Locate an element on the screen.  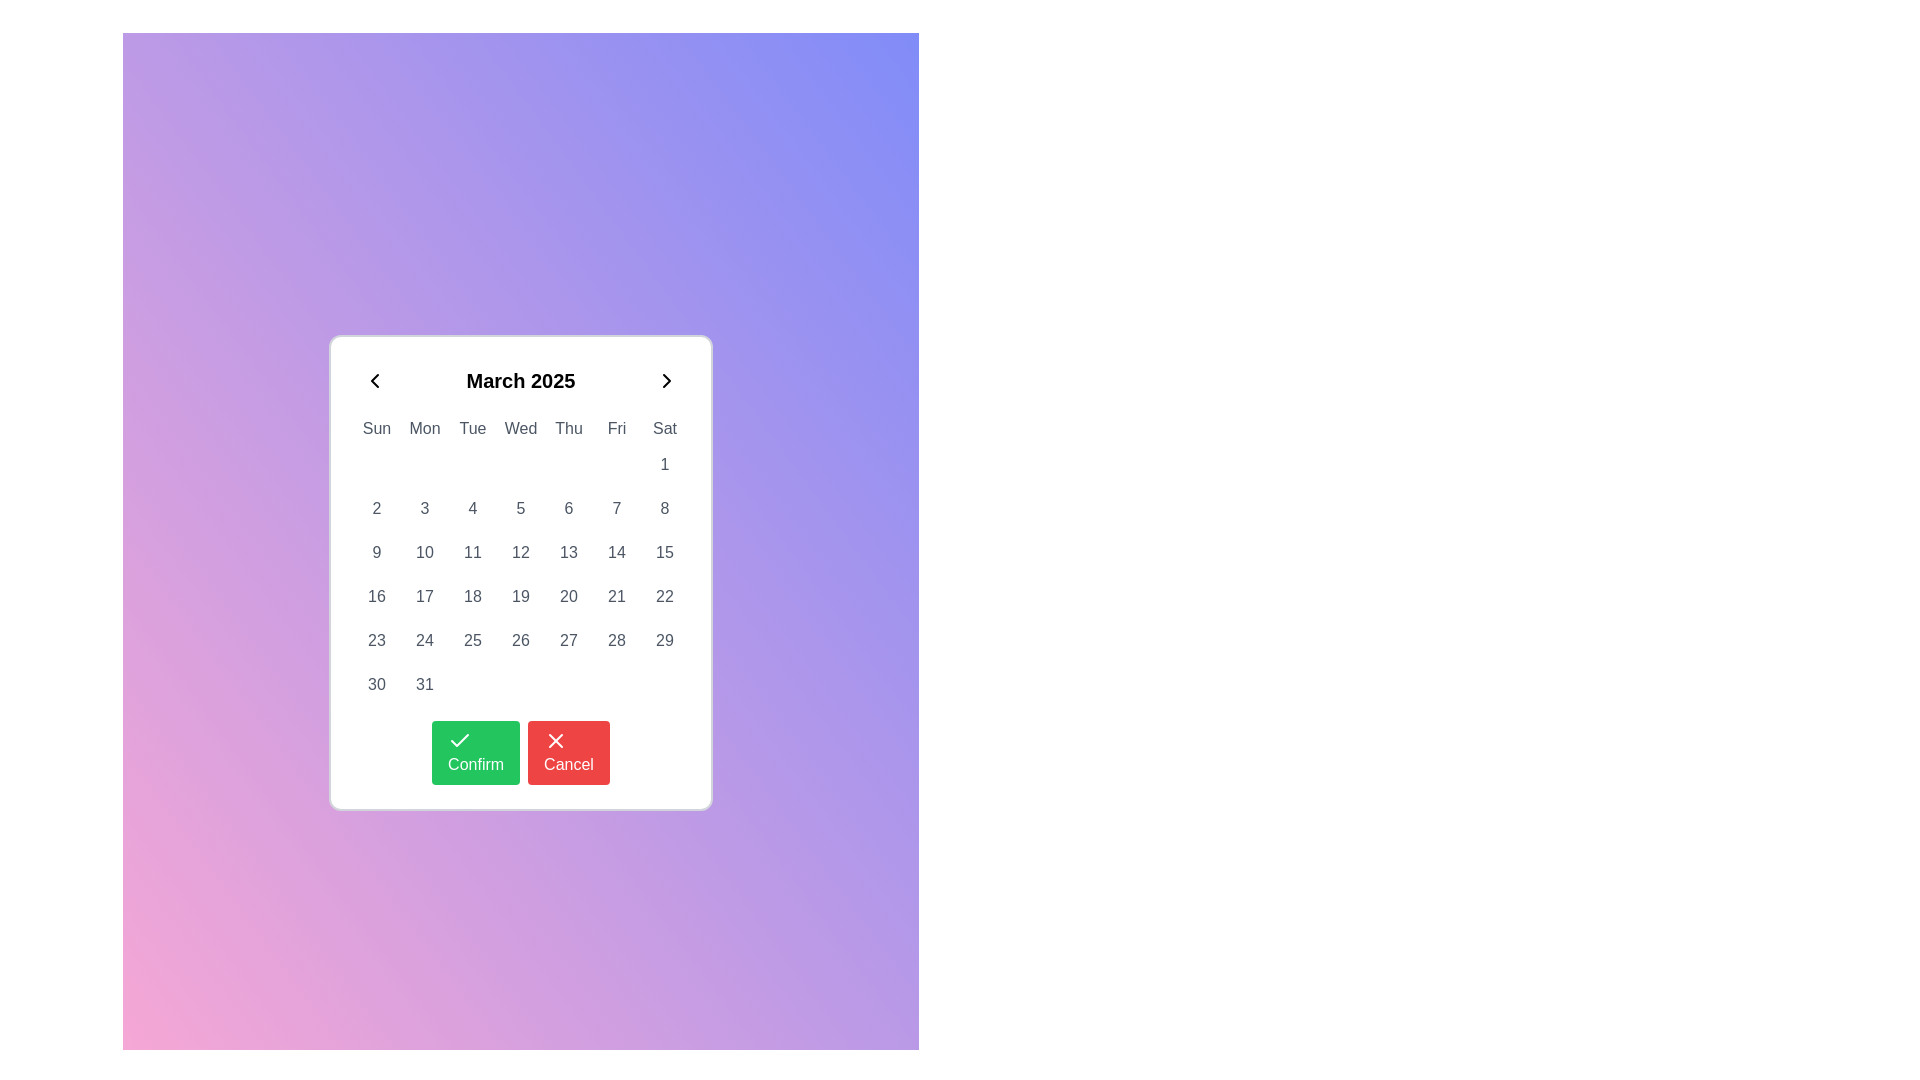
displayed month and year from the calendar header, which shows 'March 2025' and is located at the top of the calendar interface with navigation buttons on either side is located at coordinates (521, 381).